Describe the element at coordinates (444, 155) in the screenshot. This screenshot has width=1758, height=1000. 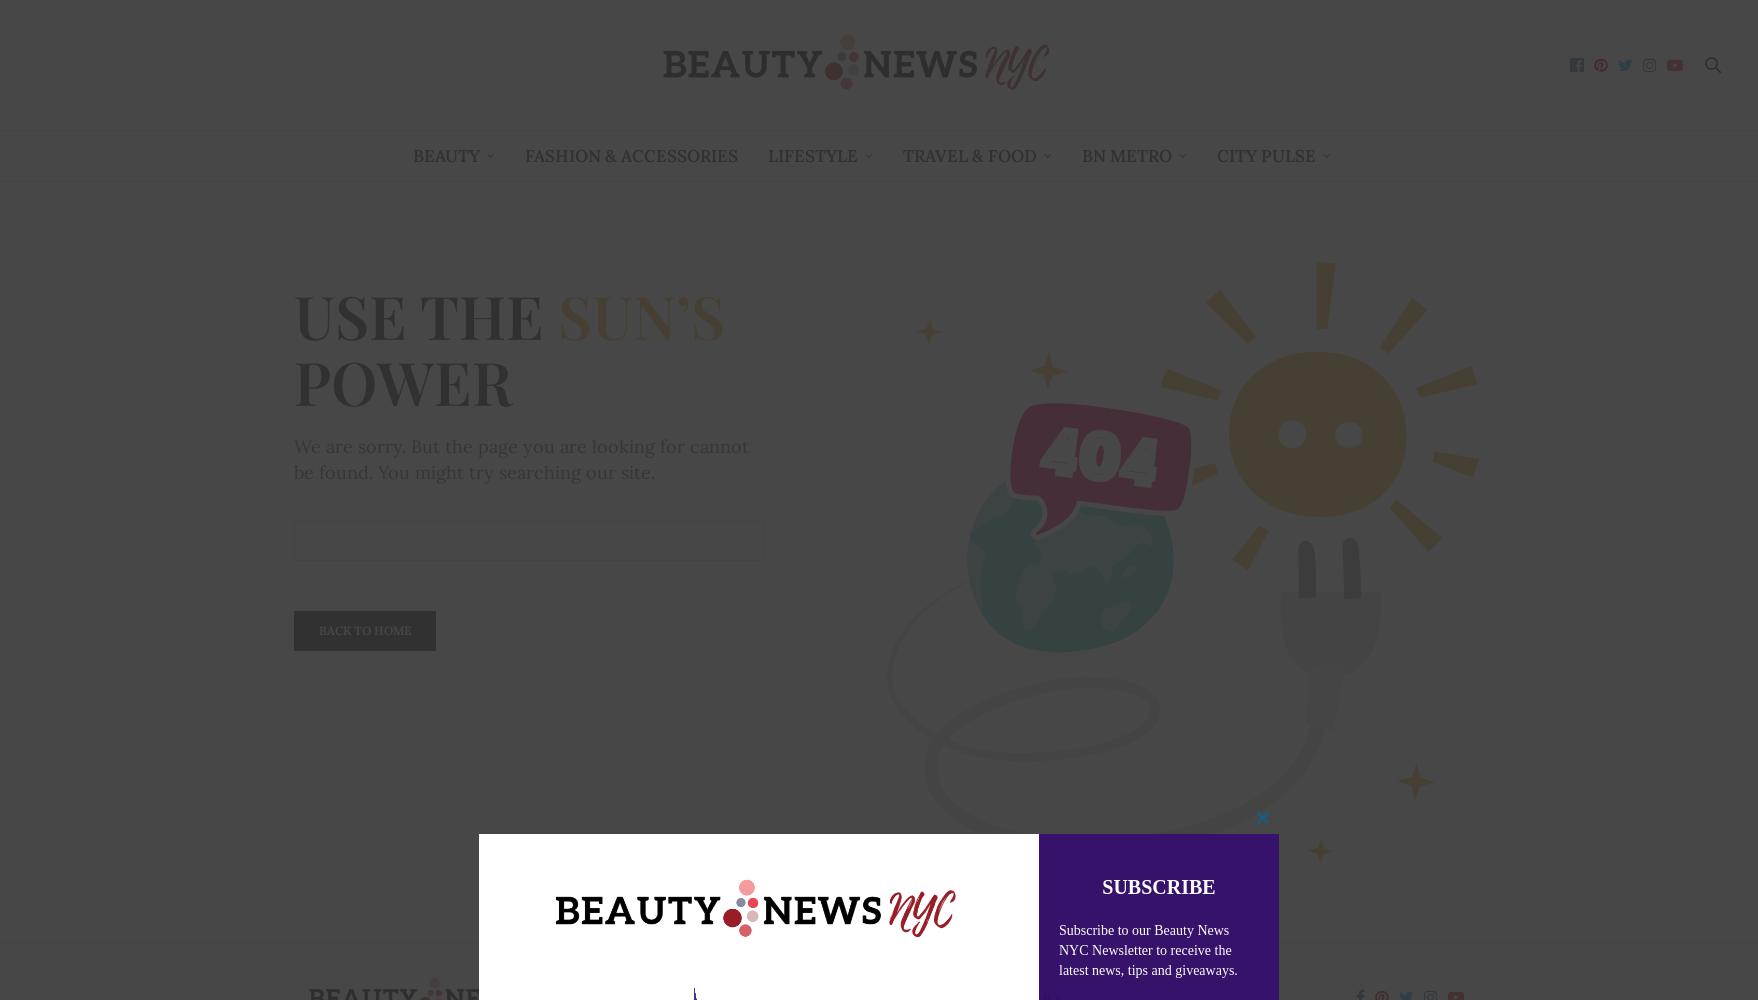
I see `'Beauty'` at that location.